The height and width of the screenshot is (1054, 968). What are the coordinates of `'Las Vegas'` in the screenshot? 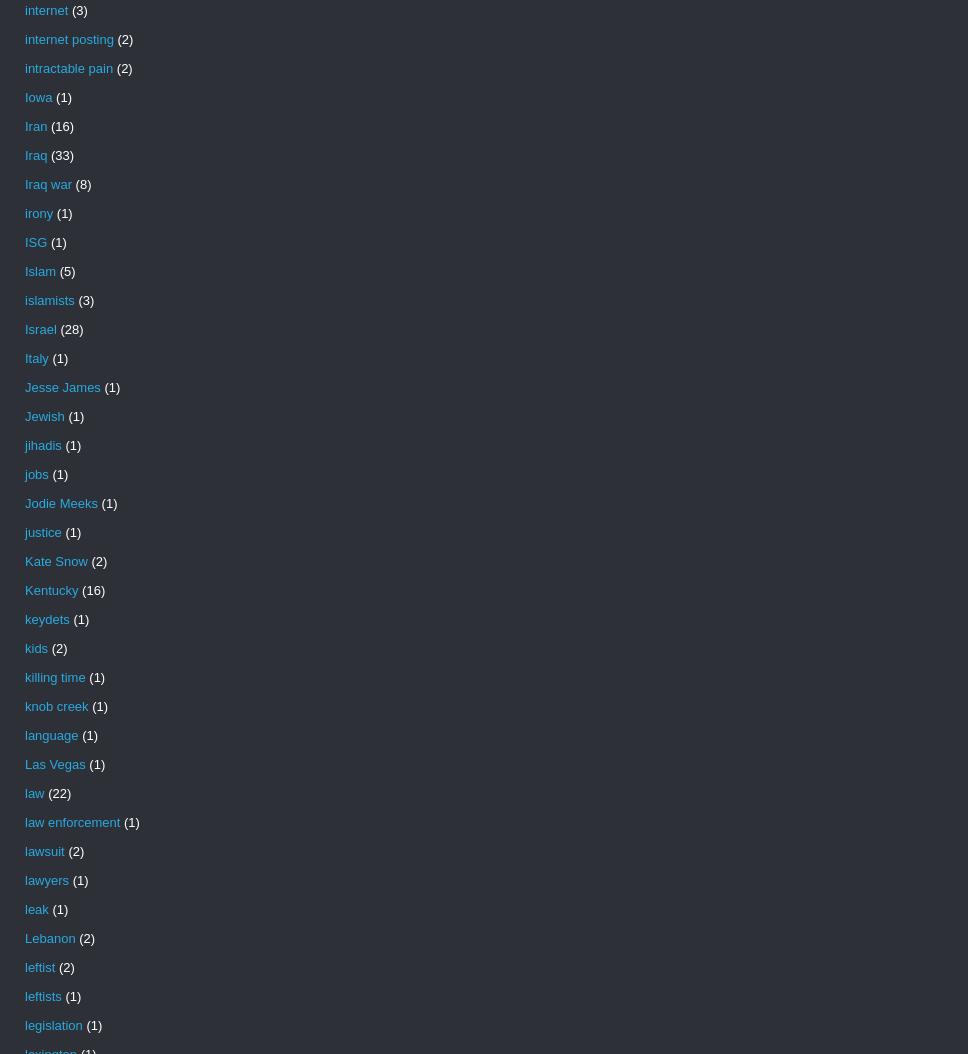 It's located at (53, 764).